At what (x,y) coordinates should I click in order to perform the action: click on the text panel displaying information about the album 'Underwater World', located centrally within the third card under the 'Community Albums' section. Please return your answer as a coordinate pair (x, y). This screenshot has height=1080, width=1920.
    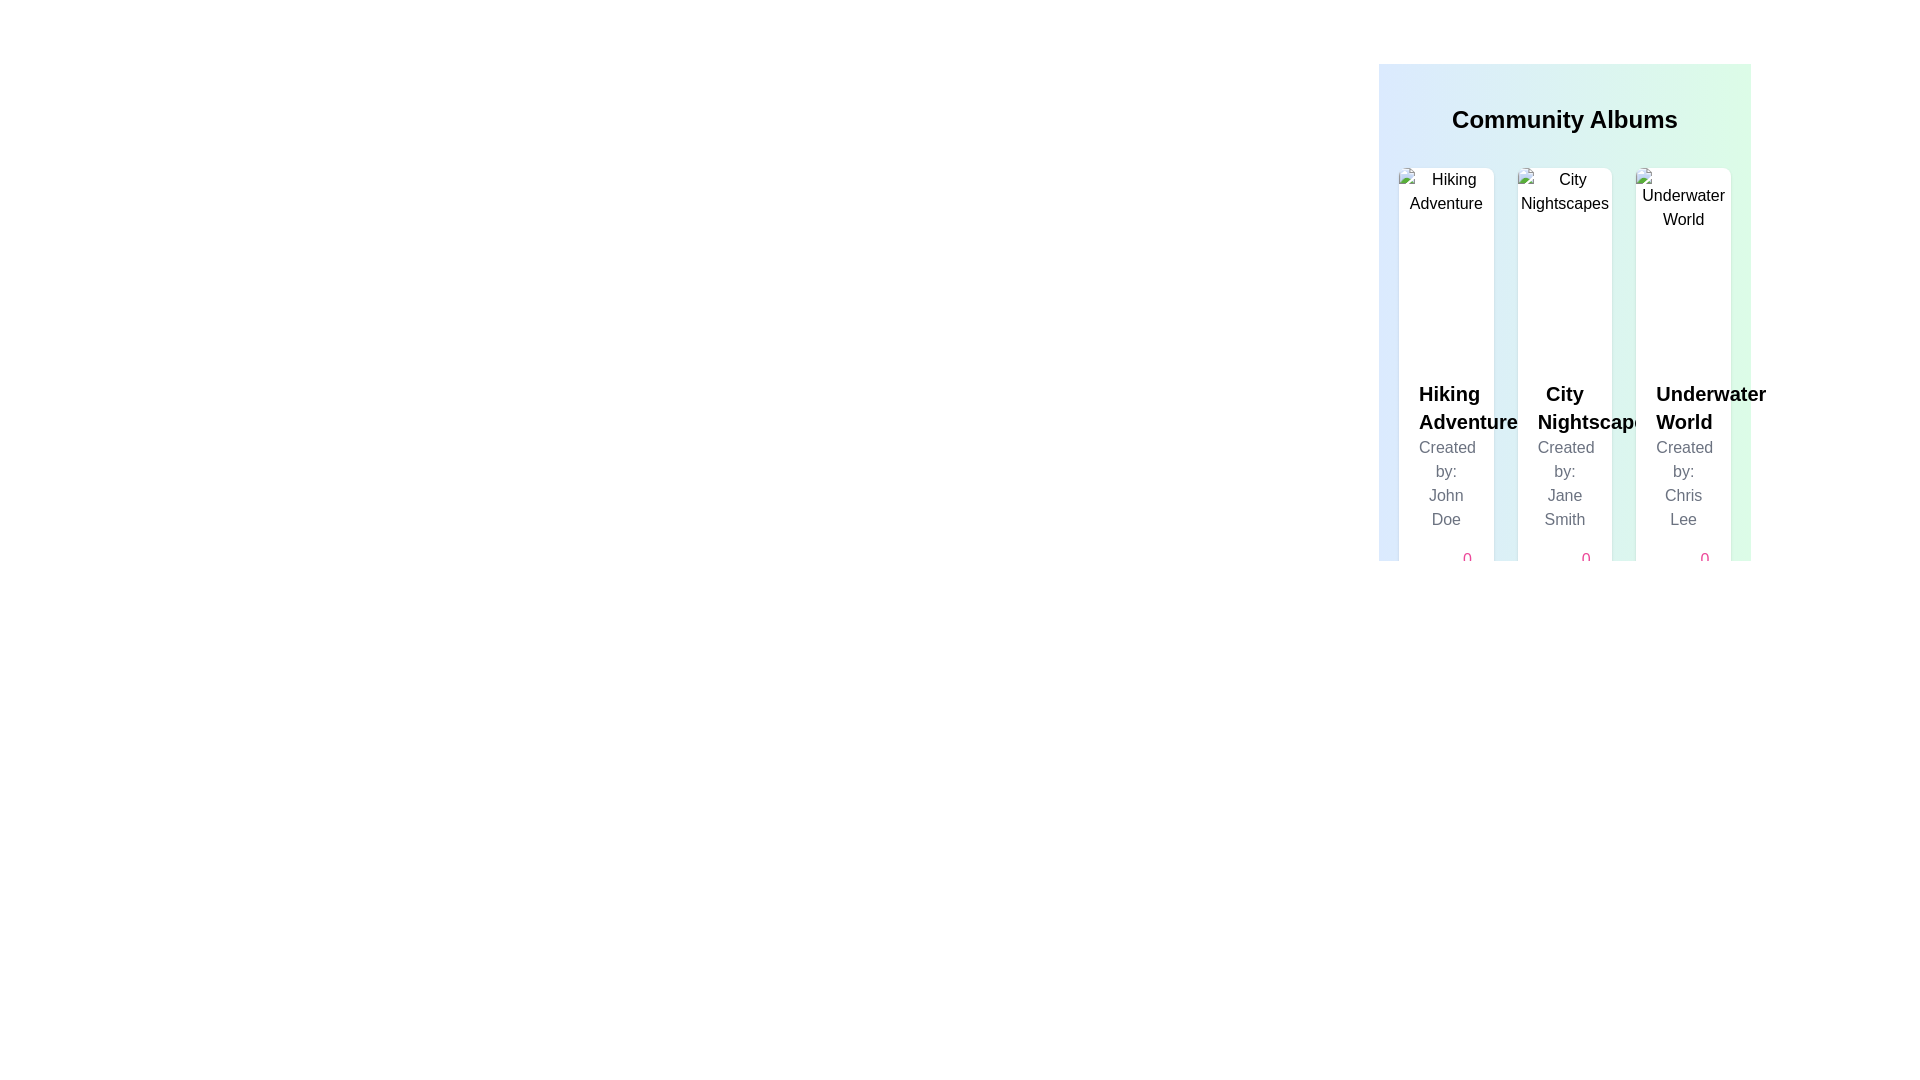
    Looking at the image, I should click on (1682, 488).